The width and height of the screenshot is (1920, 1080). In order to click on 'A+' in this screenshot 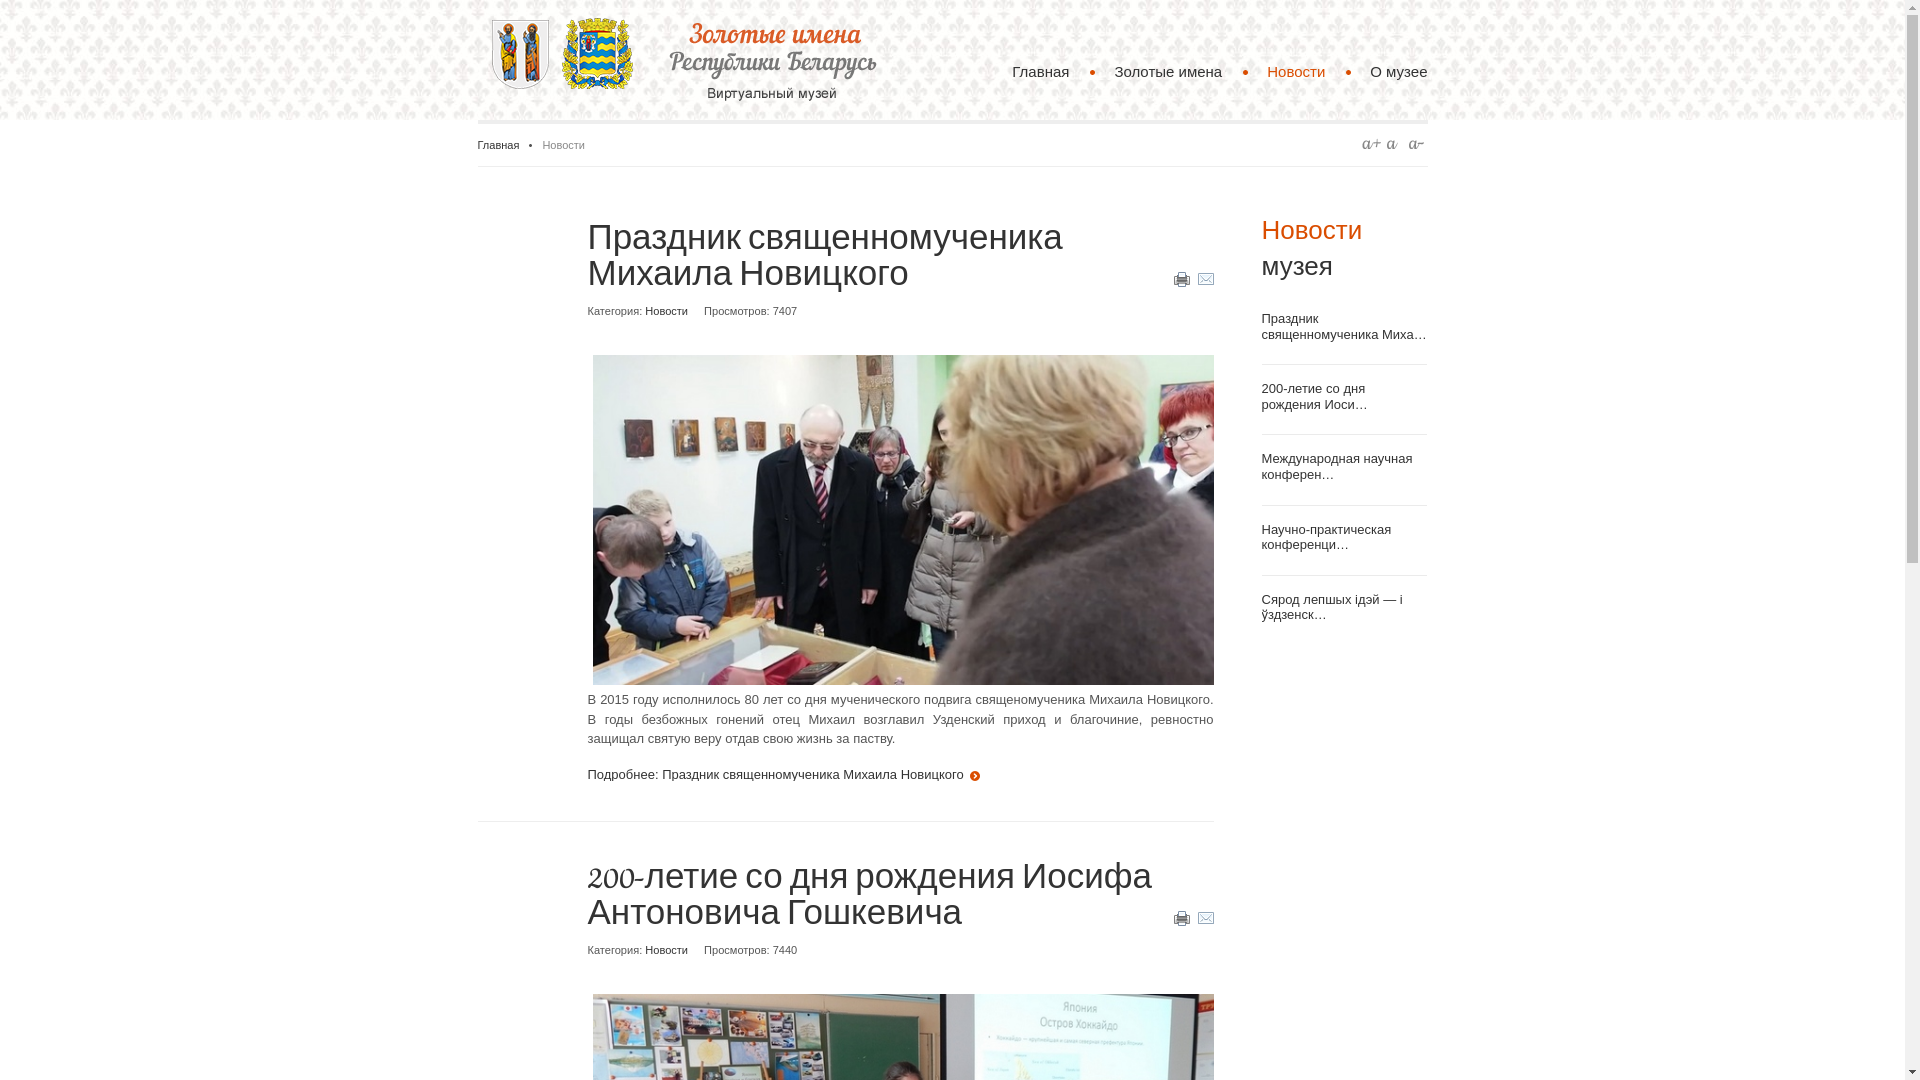, I will do `click(1371, 142)`.